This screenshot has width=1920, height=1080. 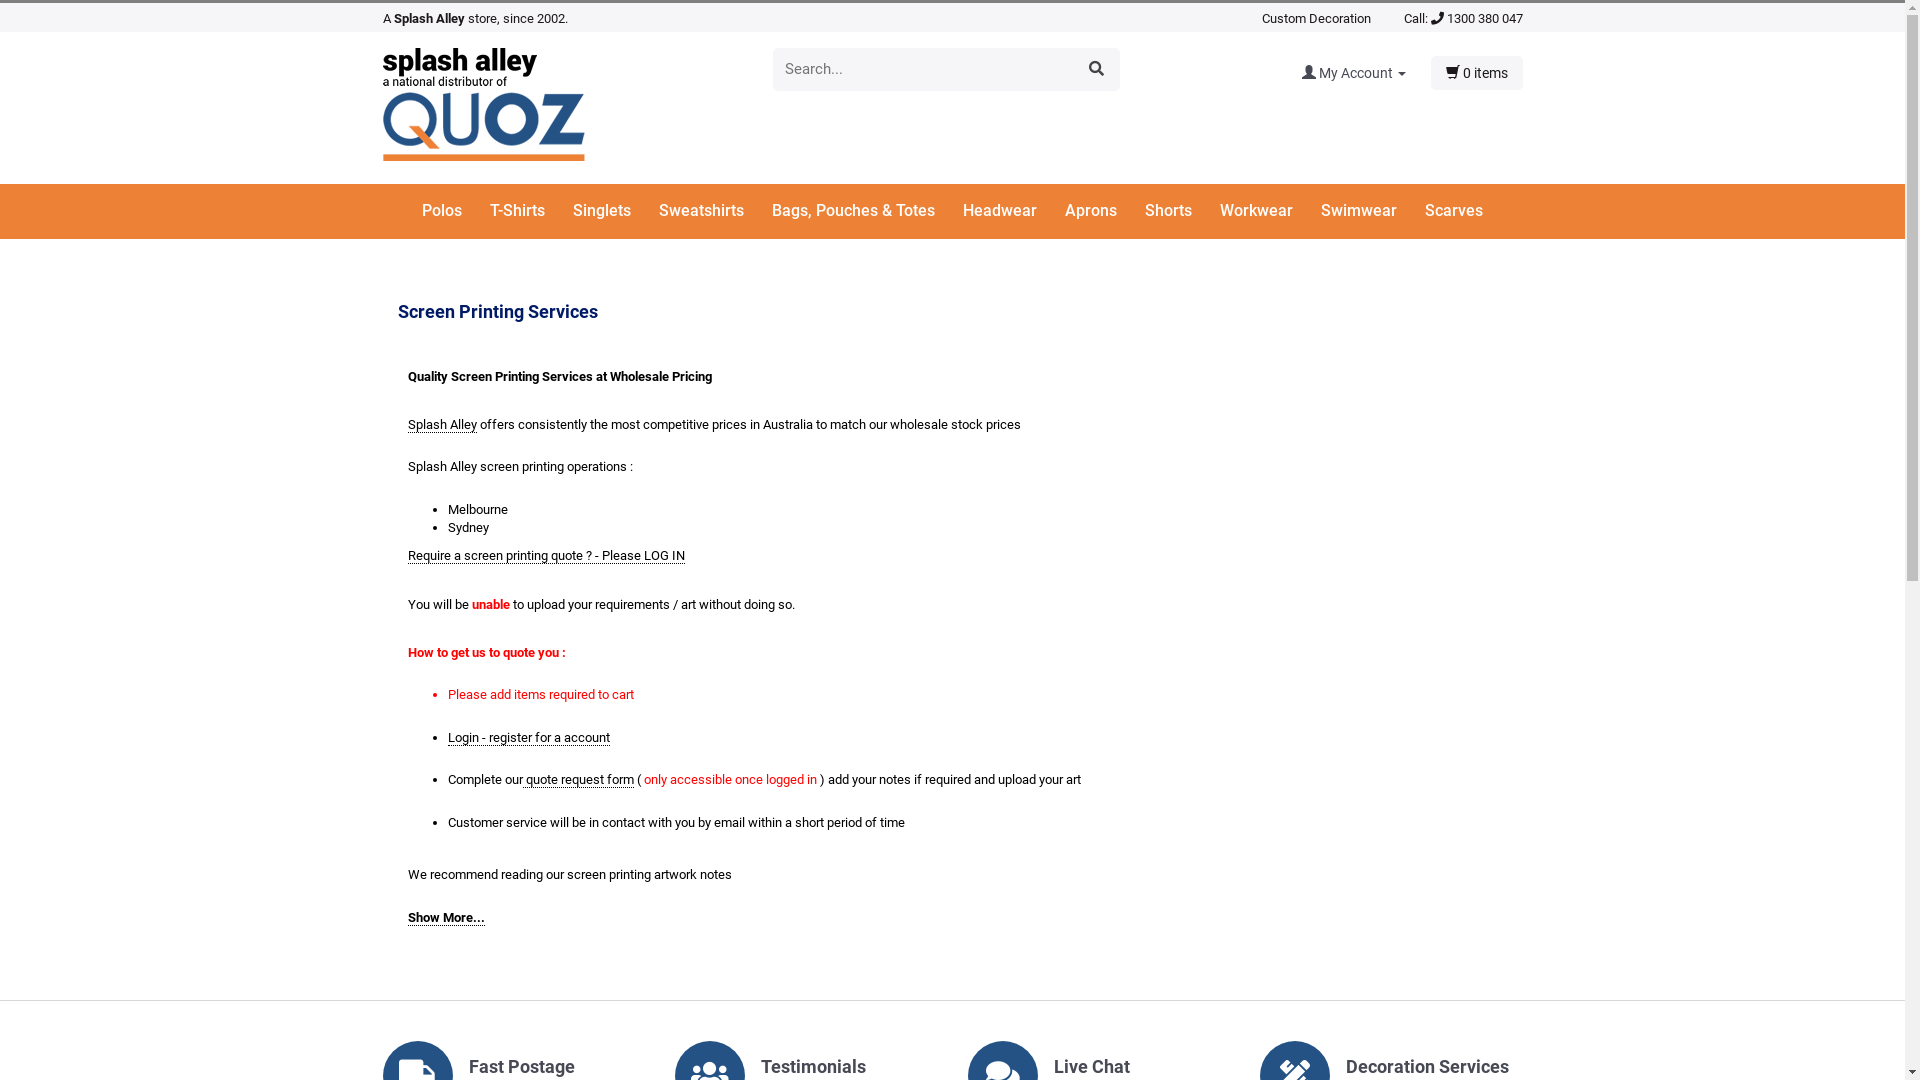 What do you see at coordinates (1301, 72) in the screenshot?
I see `'My Account'` at bounding box center [1301, 72].